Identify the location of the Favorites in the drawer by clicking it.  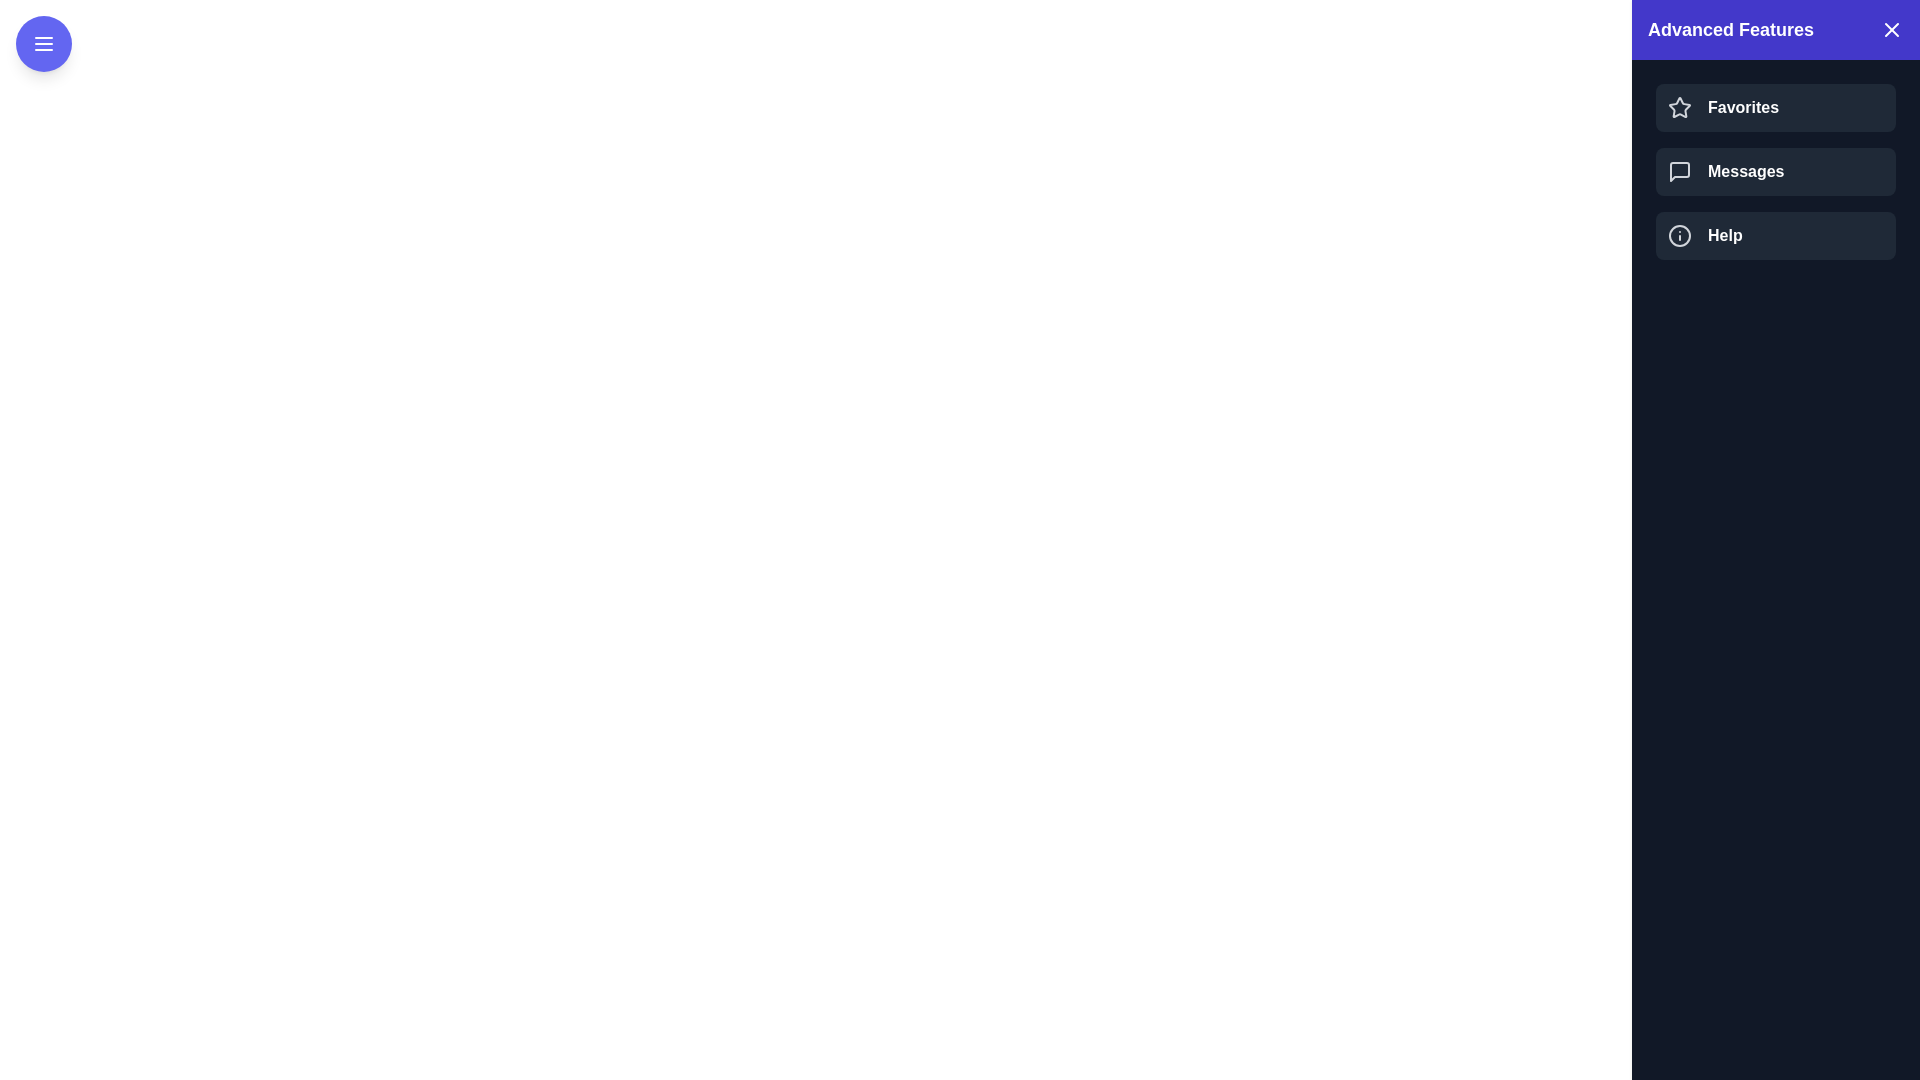
(1776, 108).